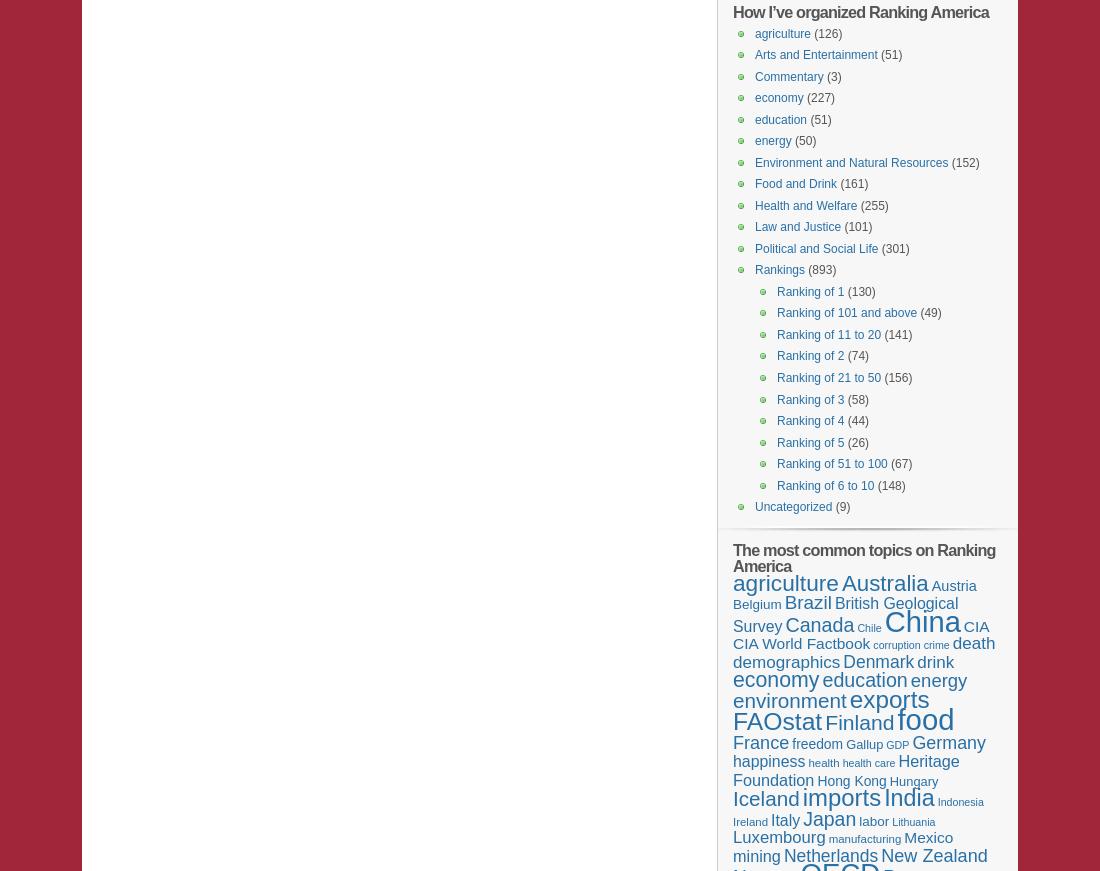 The width and height of the screenshot is (1100, 871). What do you see at coordinates (780, 270) in the screenshot?
I see `'Rankings'` at bounding box center [780, 270].